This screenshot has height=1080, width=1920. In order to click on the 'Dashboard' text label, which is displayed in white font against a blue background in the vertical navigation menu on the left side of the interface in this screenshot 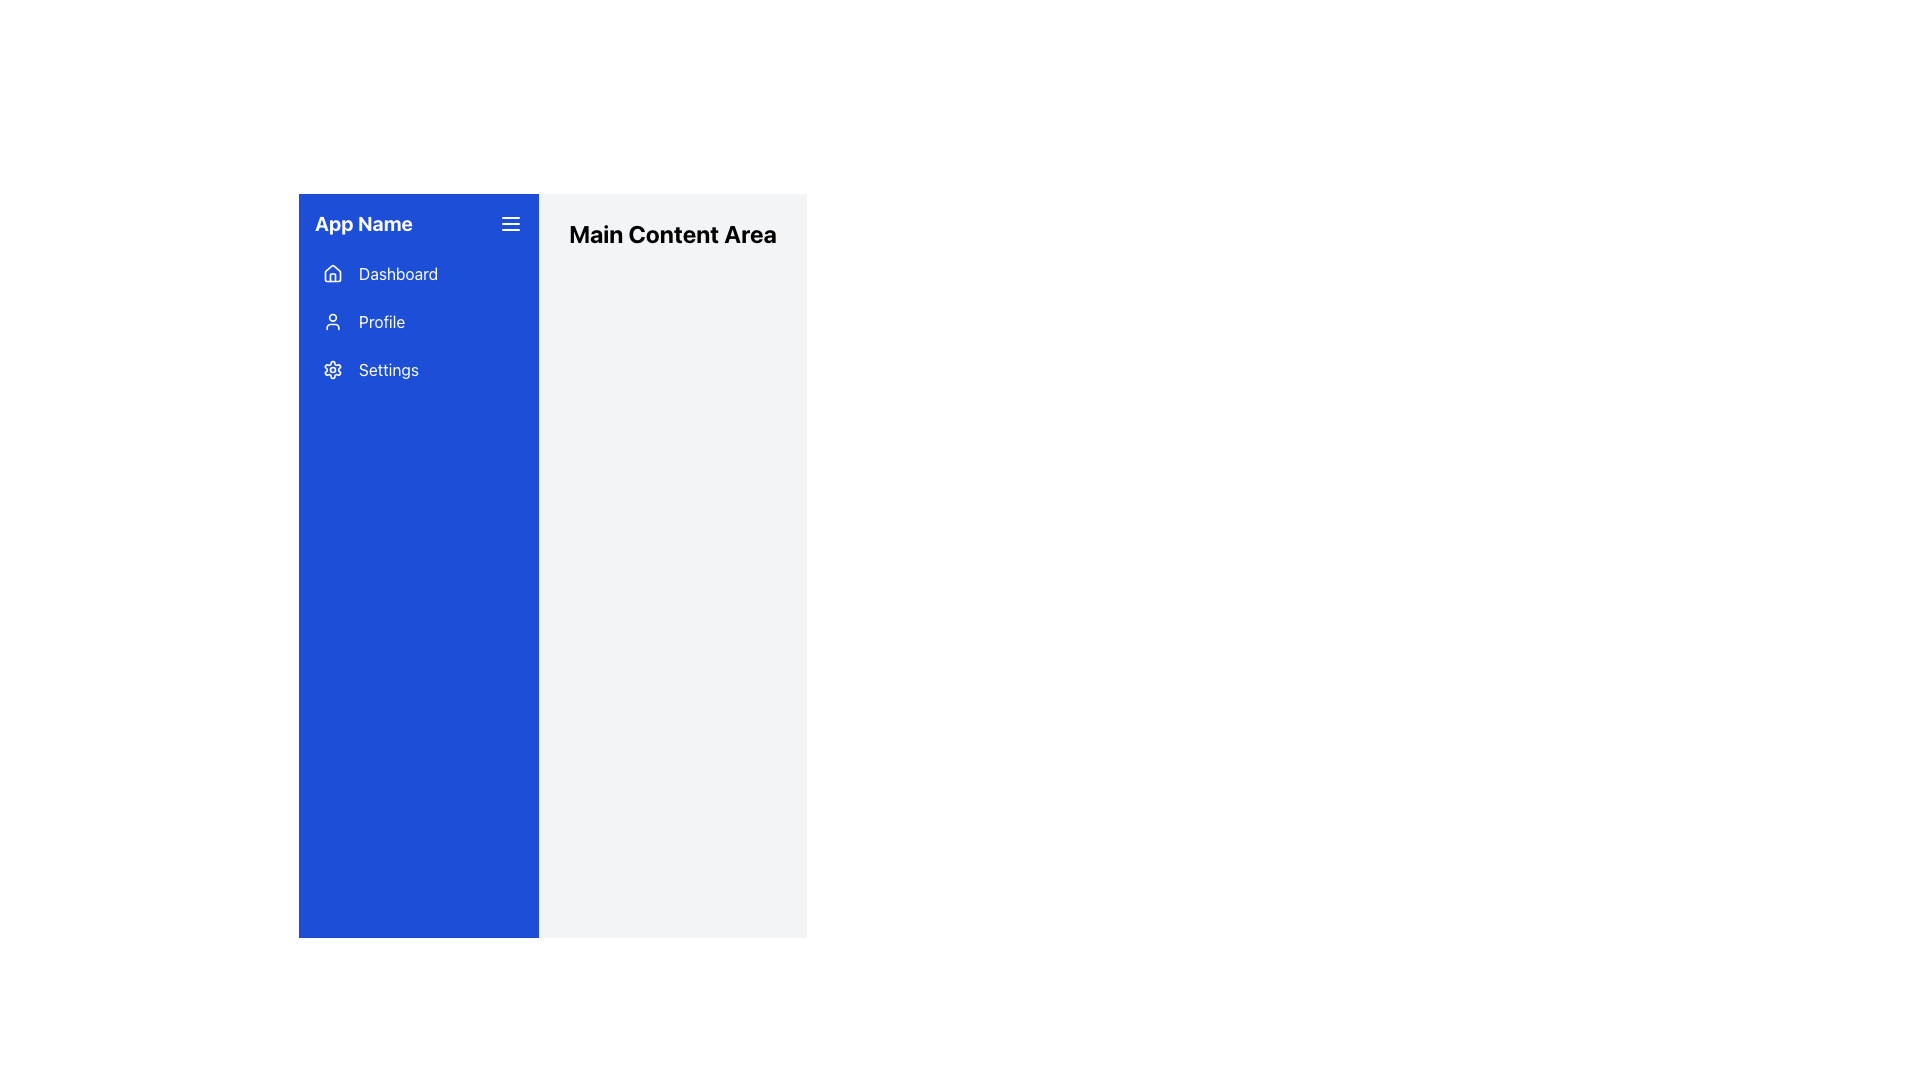, I will do `click(398, 273)`.